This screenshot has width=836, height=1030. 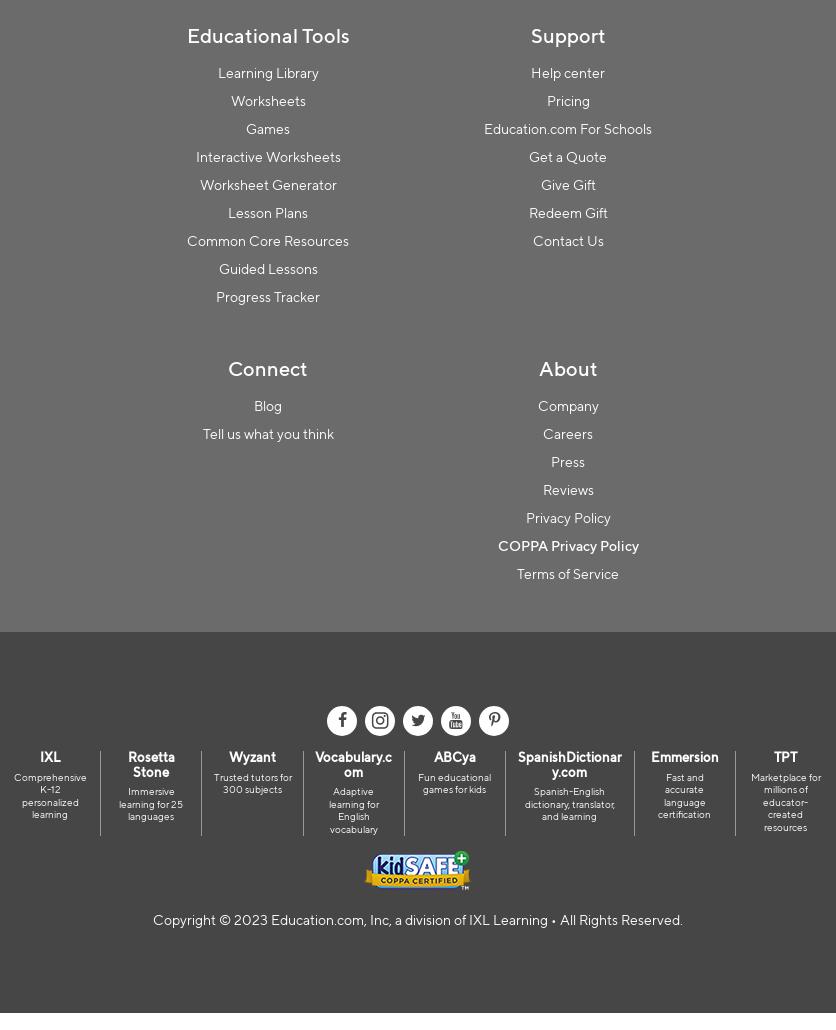 I want to click on 'Pricing', so click(x=566, y=99).